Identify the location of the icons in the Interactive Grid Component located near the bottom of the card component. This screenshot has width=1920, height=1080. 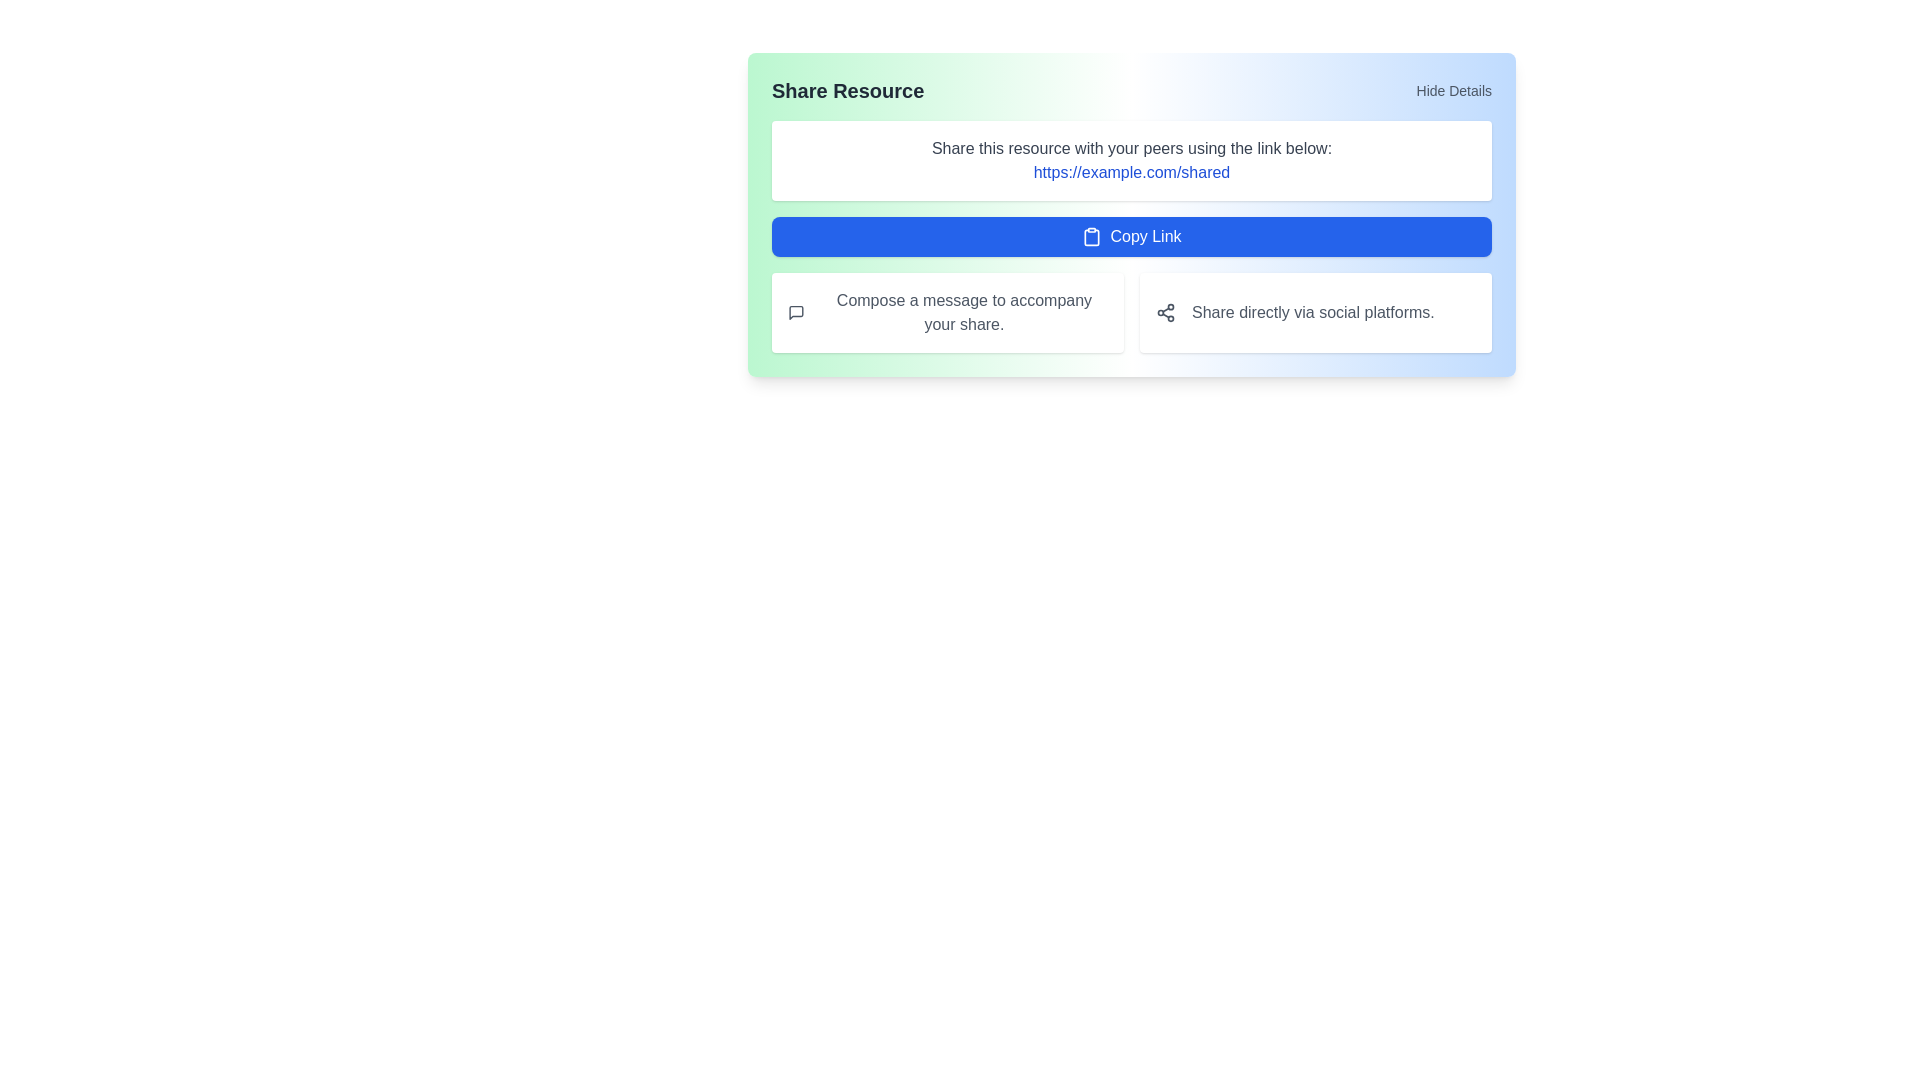
(1132, 312).